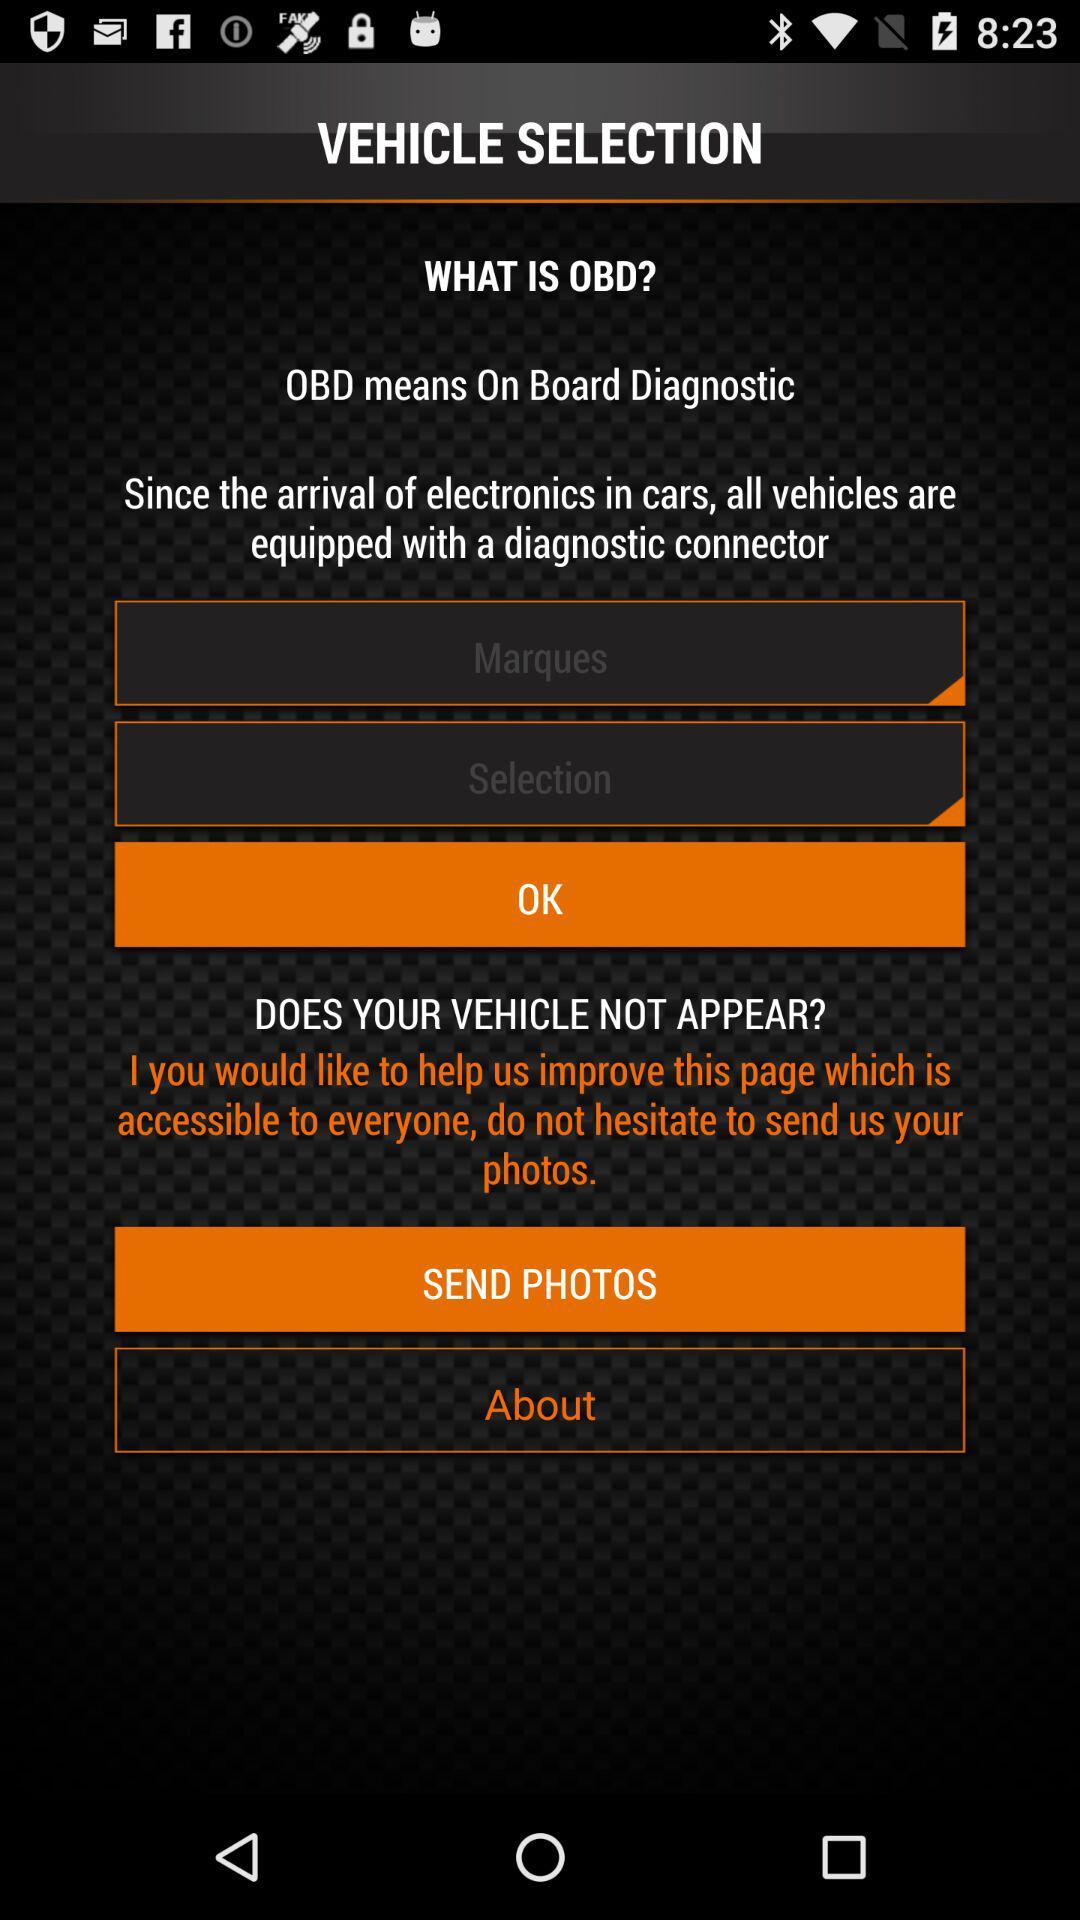 The height and width of the screenshot is (1920, 1080). I want to click on the ok icon, so click(540, 897).